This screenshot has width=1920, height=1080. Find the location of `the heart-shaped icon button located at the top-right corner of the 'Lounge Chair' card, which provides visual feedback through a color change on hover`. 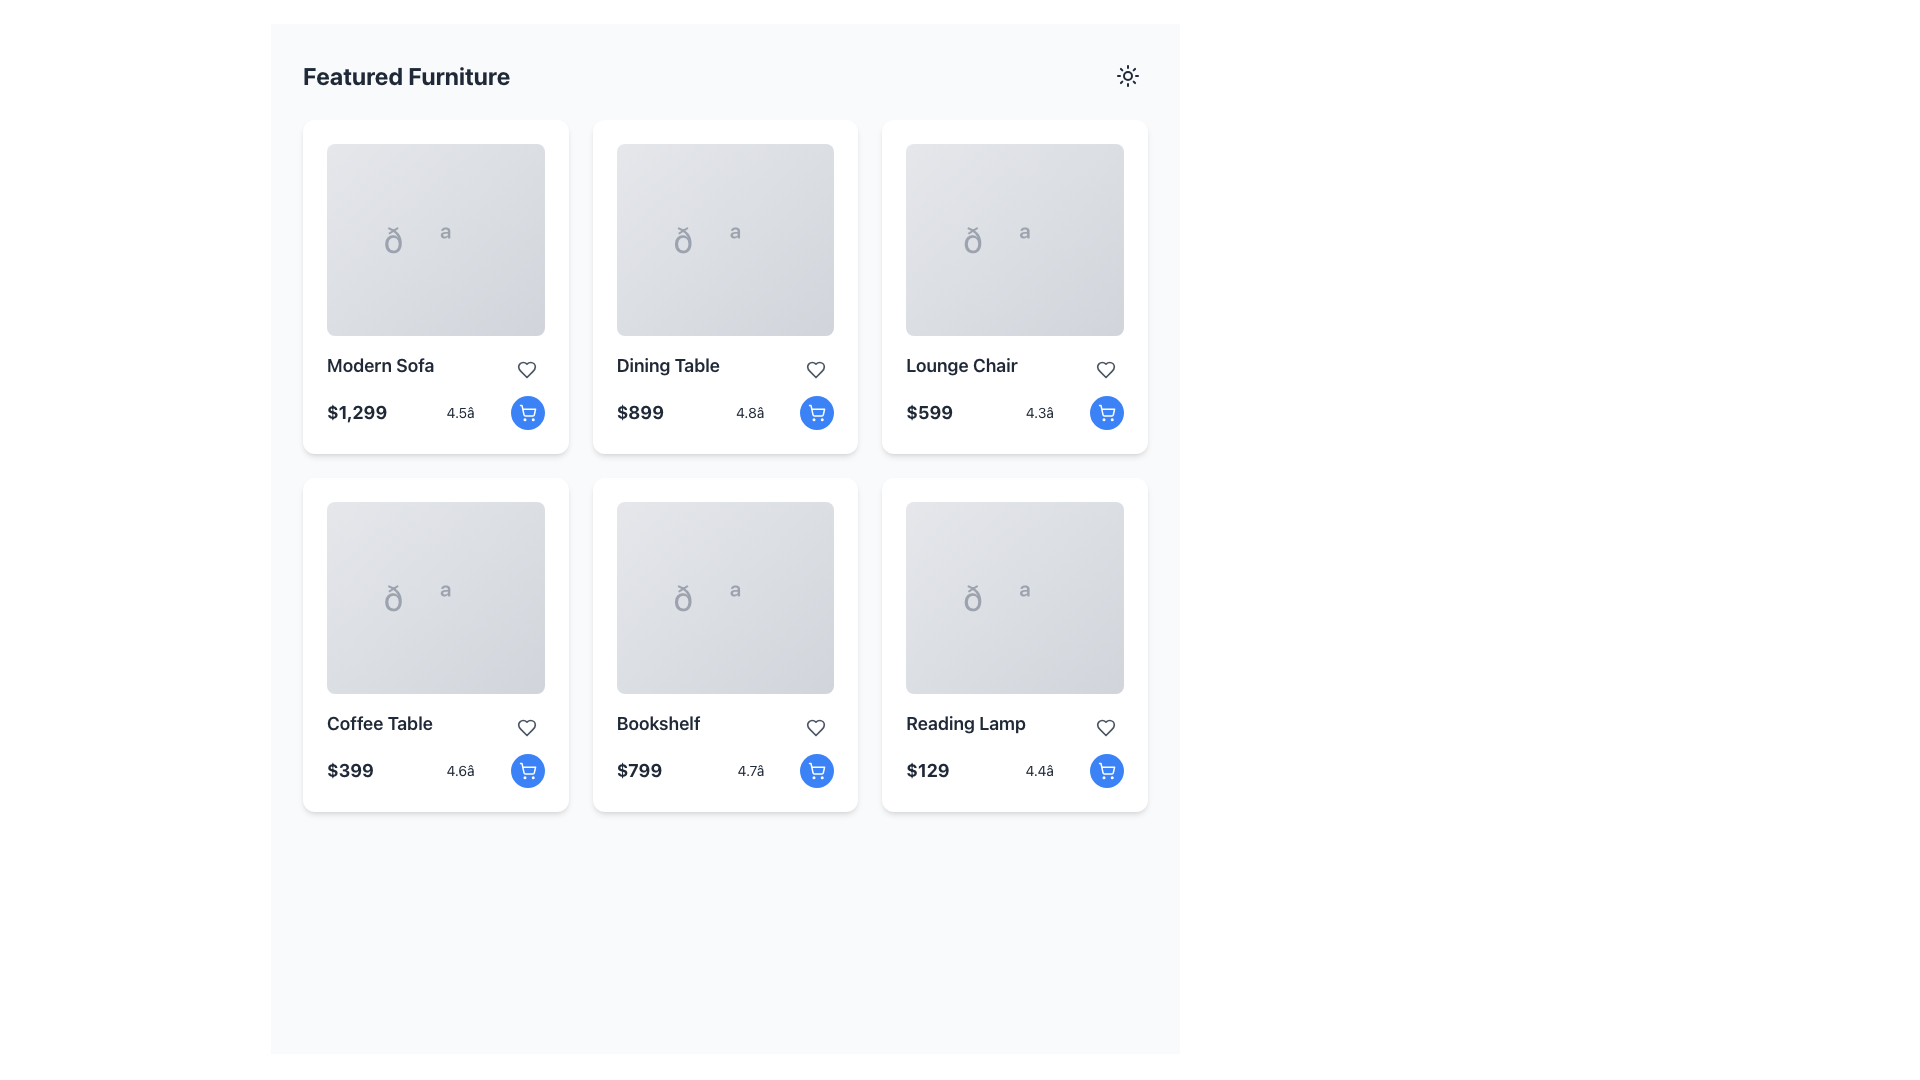

the heart-shaped icon button located at the top-right corner of the 'Lounge Chair' card, which provides visual feedback through a color change on hover is located at coordinates (1104, 370).